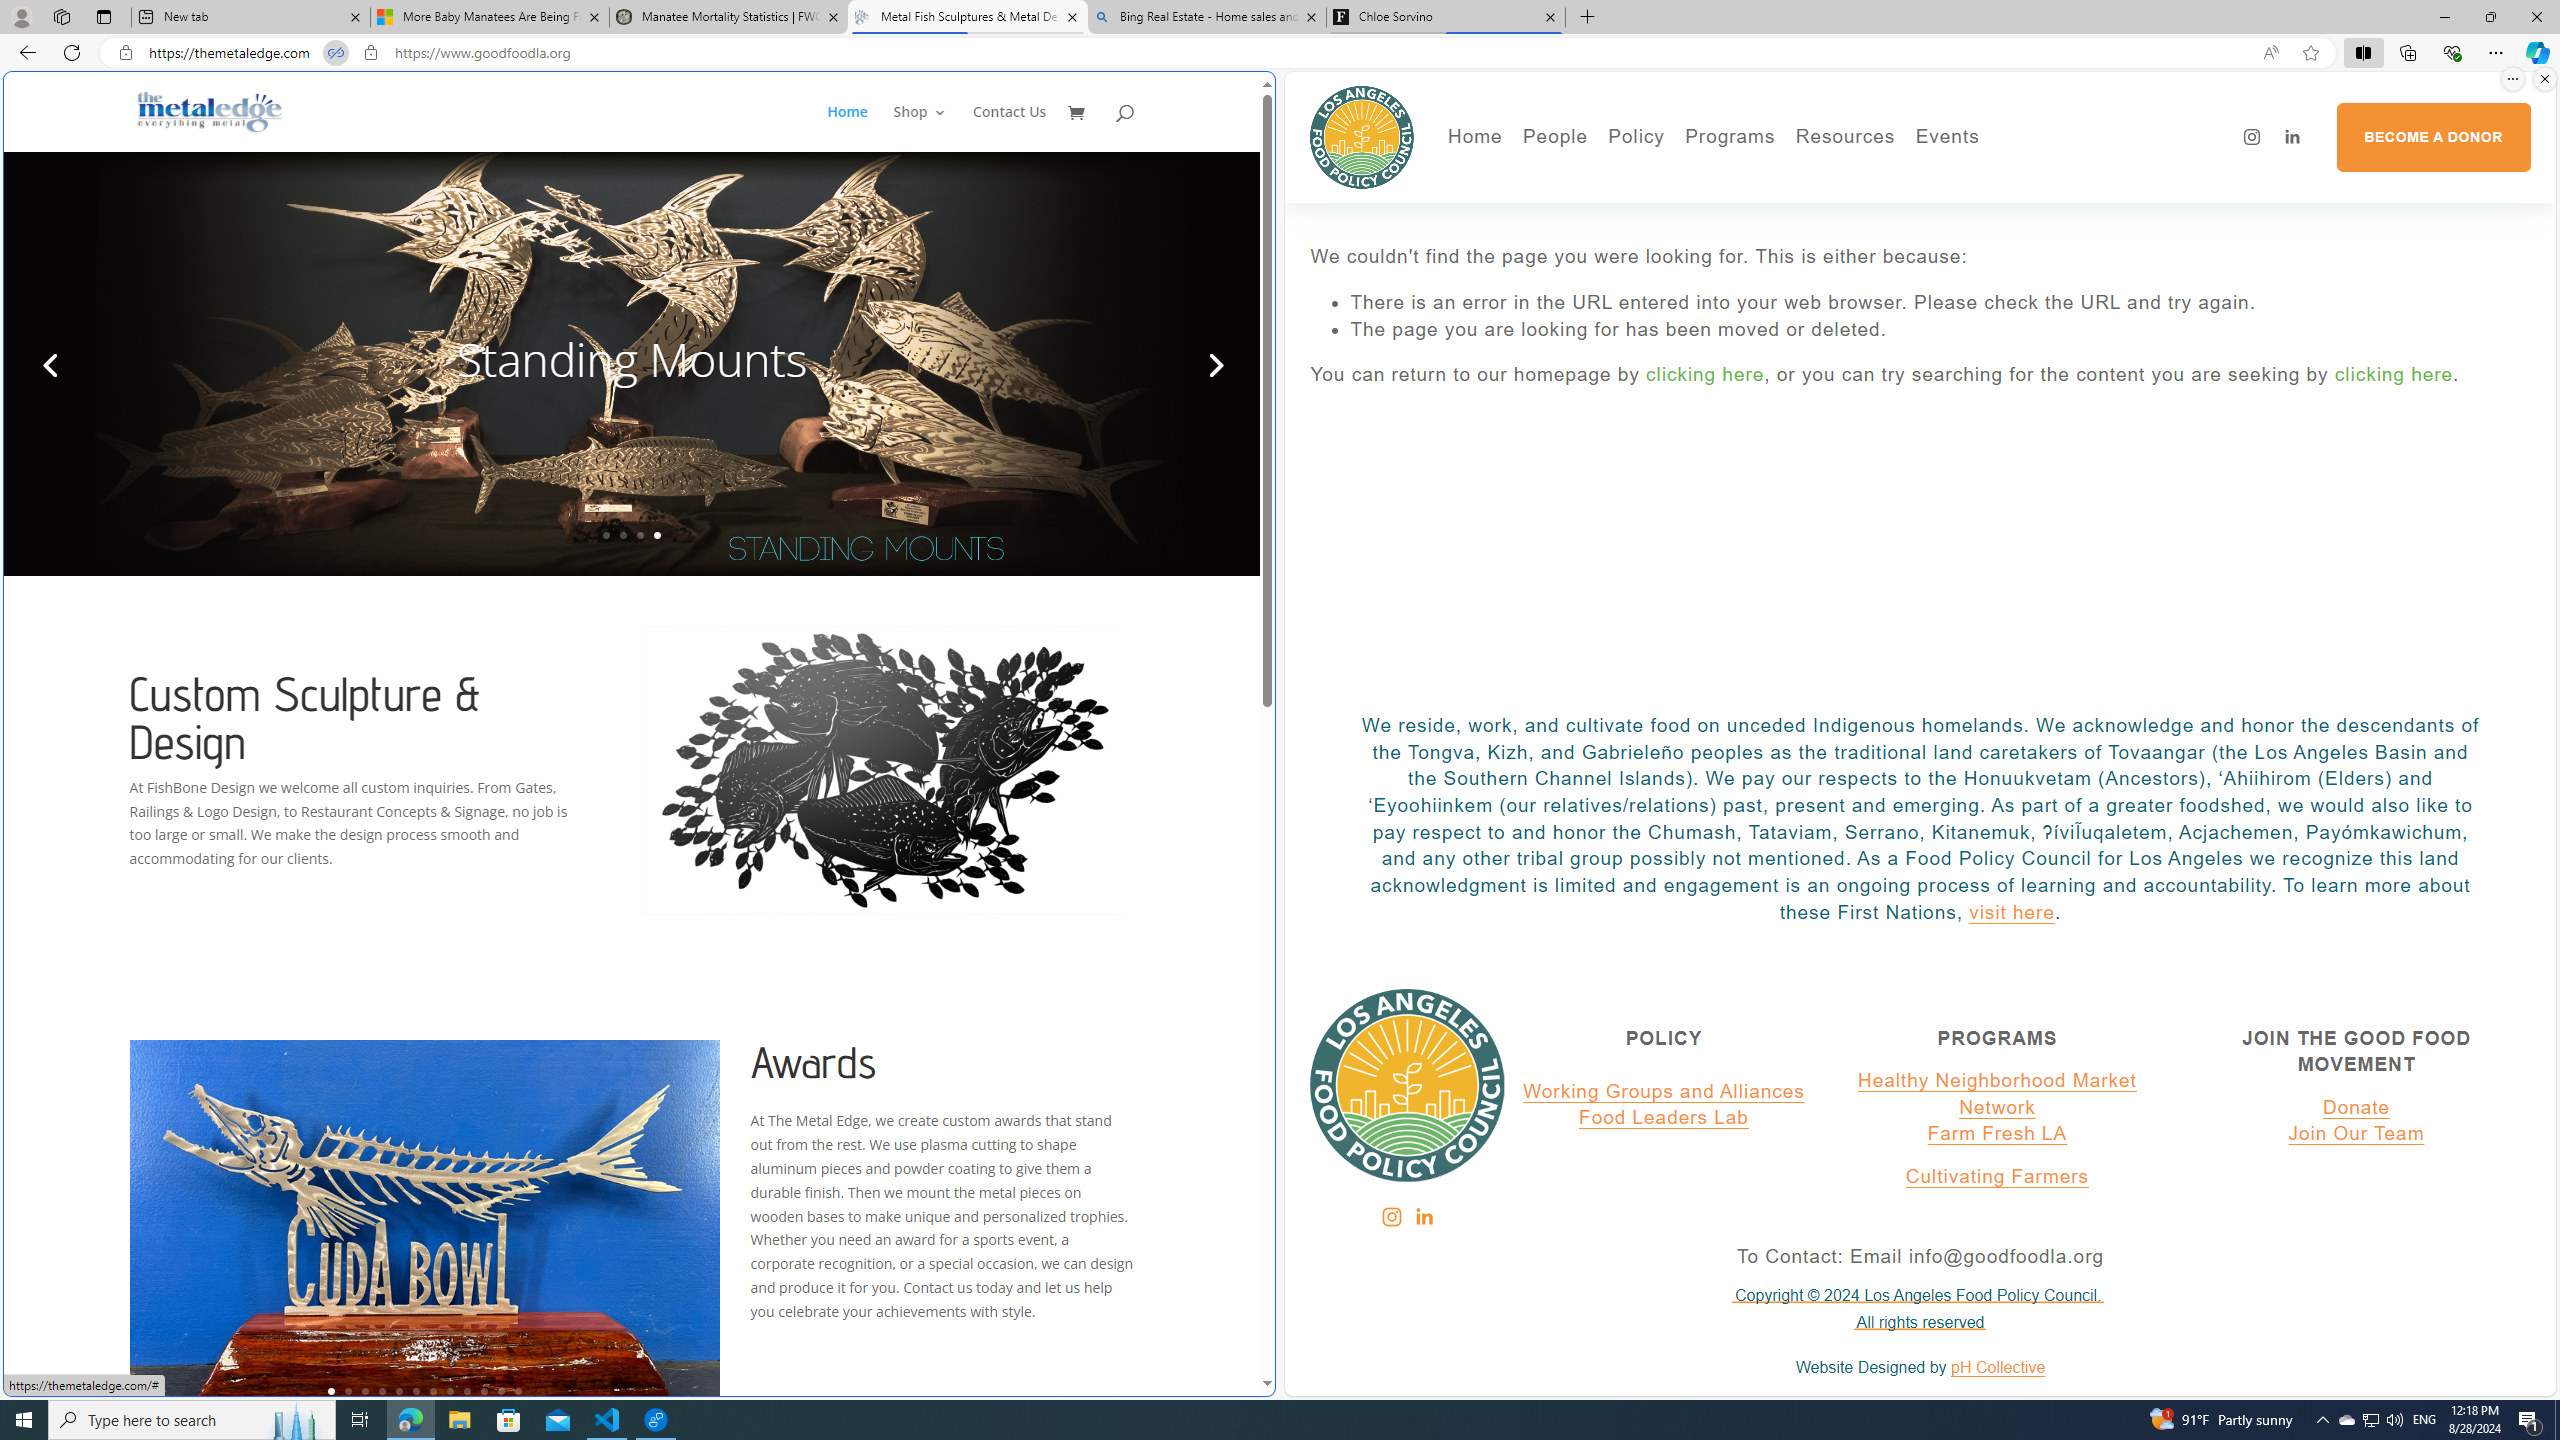 The height and width of the screenshot is (1440, 2560). What do you see at coordinates (1446, 16) in the screenshot?
I see `'Chloe Sorvino'` at bounding box center [1446, 16].